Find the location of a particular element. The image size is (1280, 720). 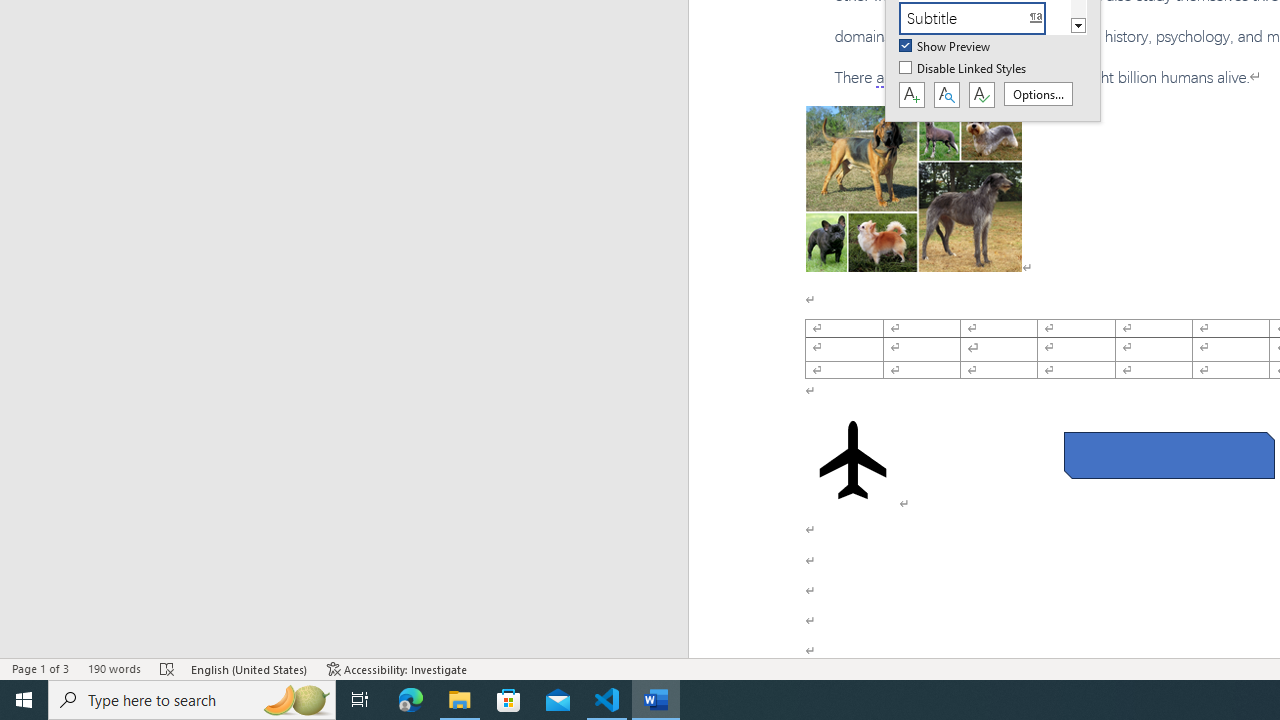

'Subtitle' is located at coordinates (984, 18).